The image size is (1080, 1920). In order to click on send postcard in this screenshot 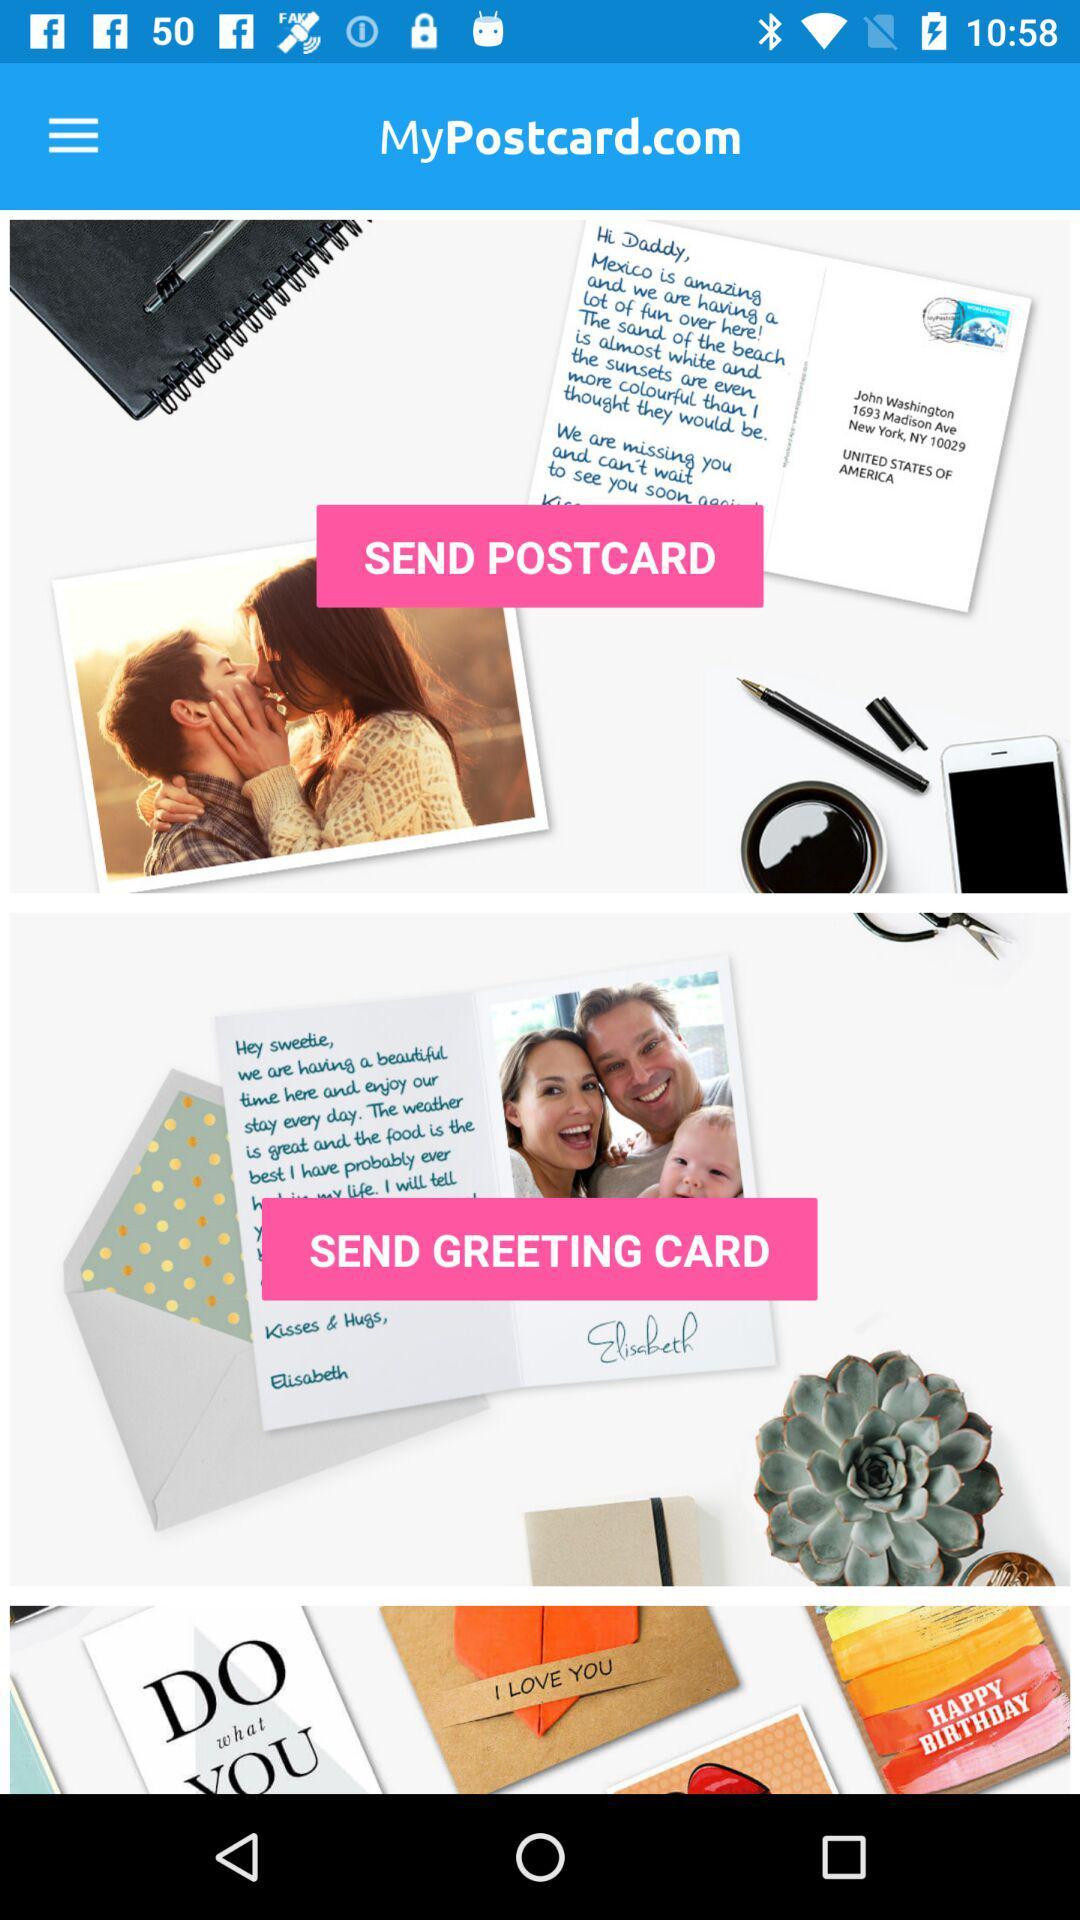, I will do `click(540, 556)`.